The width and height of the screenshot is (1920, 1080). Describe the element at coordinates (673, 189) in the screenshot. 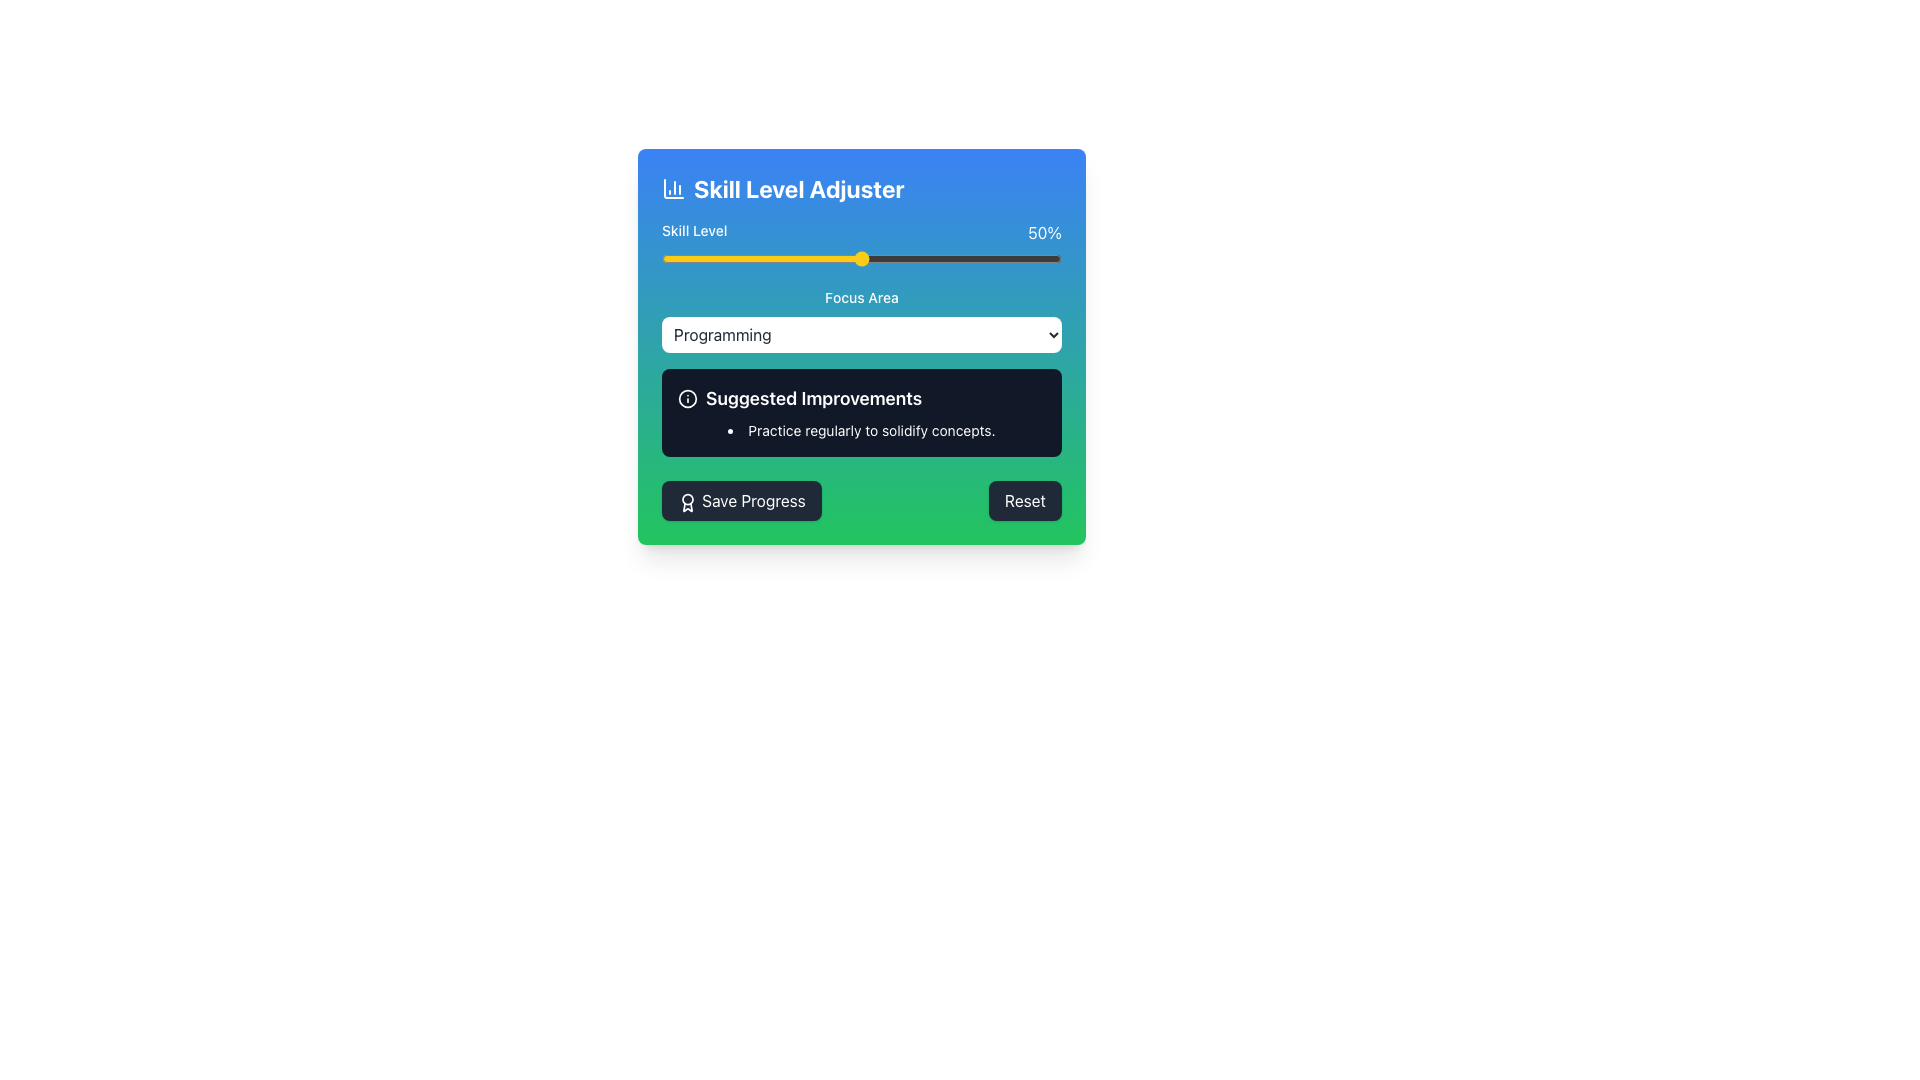

I see `the small graphical icon resembling a bar chart with three vertical bars of varying heights, located on the left side of the header labeled 'Skill Level Adjuster'` at that location.